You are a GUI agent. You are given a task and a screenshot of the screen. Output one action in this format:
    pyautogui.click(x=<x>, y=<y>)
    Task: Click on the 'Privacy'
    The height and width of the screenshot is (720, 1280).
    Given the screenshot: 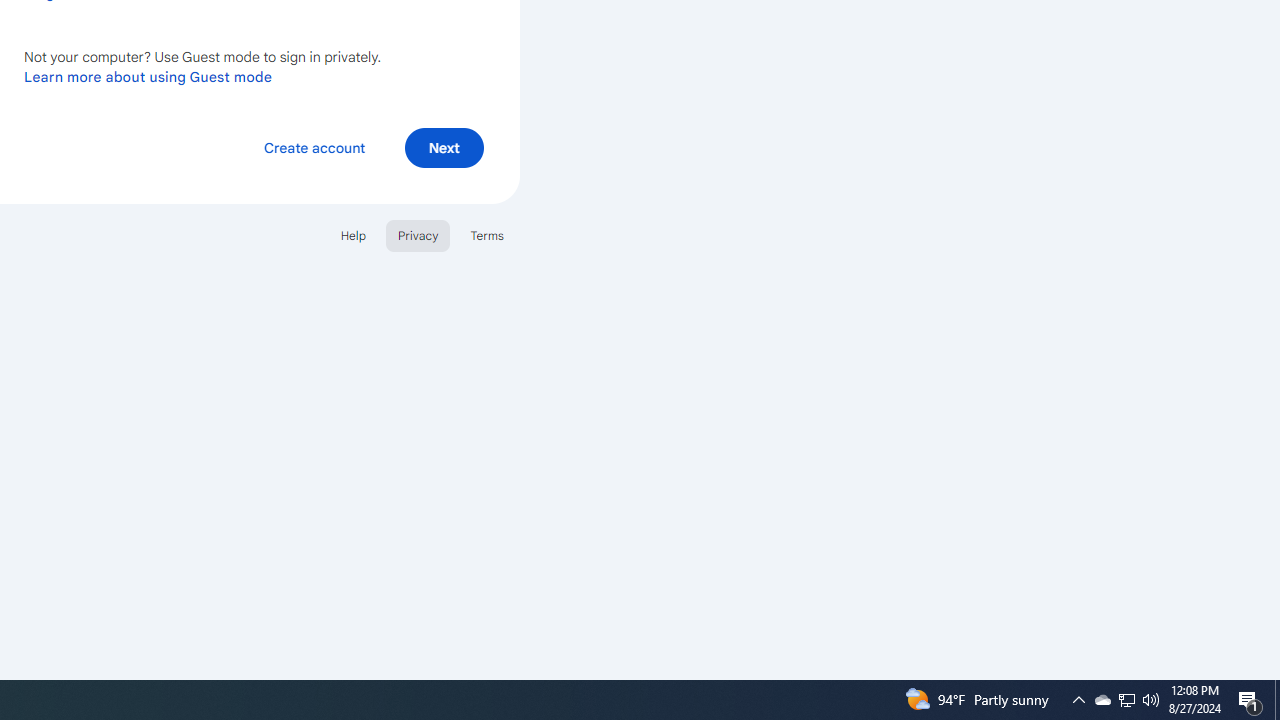 What is the action you would take?
    pyautogui.click(x=416, y=234)
    